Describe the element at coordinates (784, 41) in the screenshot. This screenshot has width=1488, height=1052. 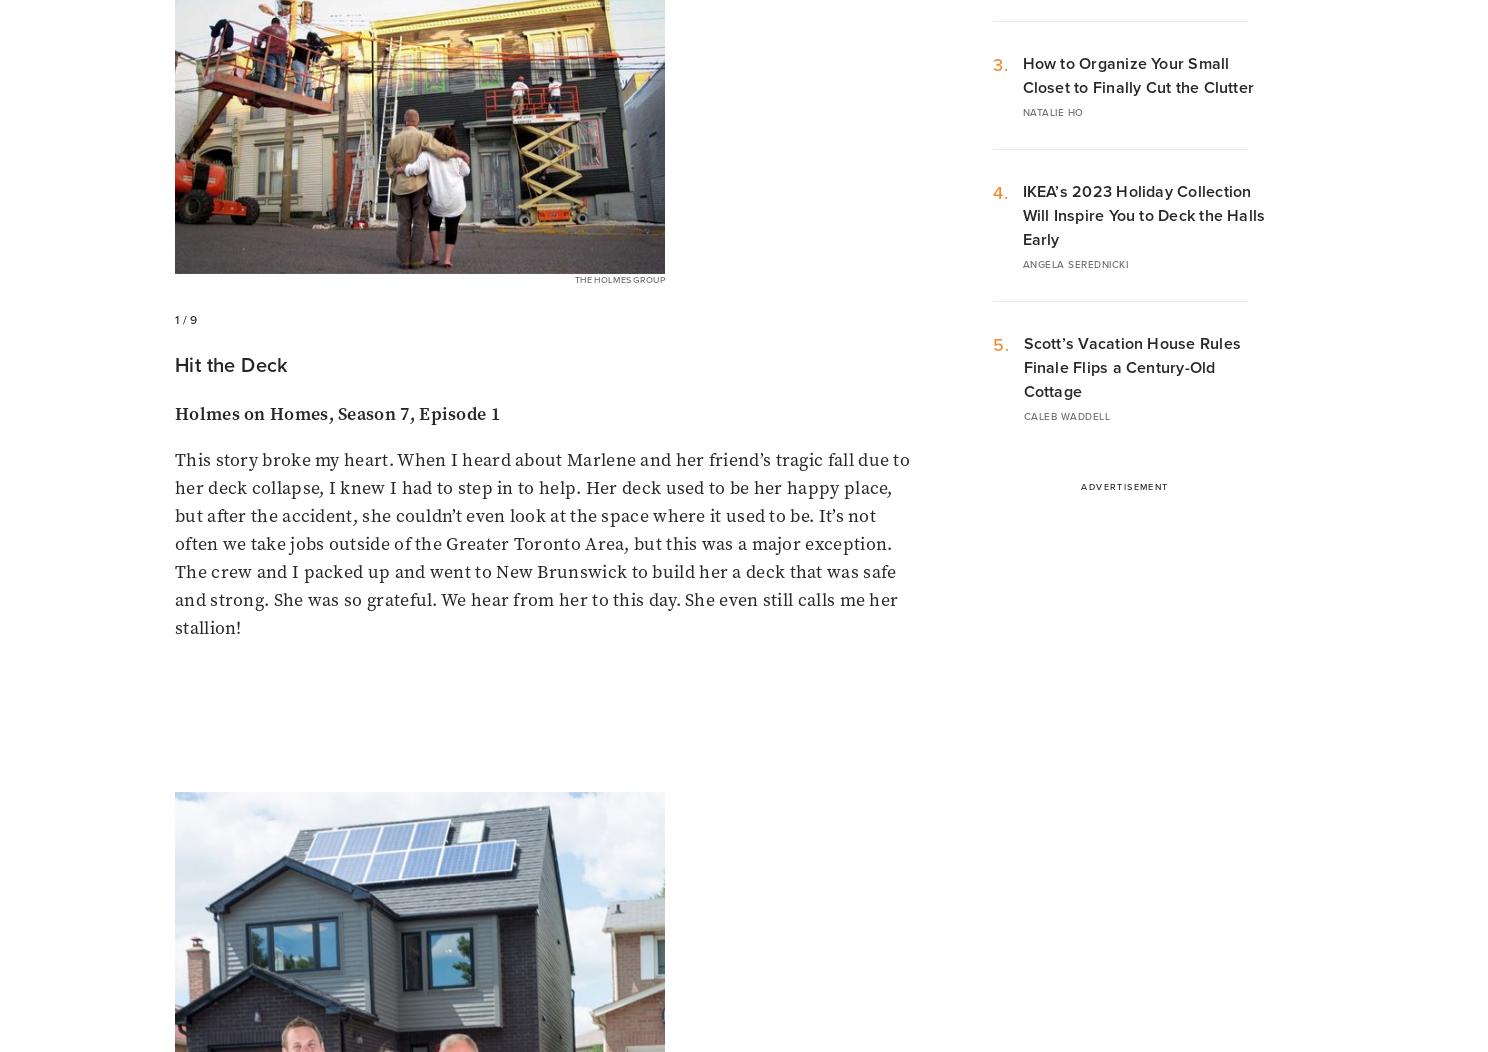
I see `'Caleb Waddell'` at that location.